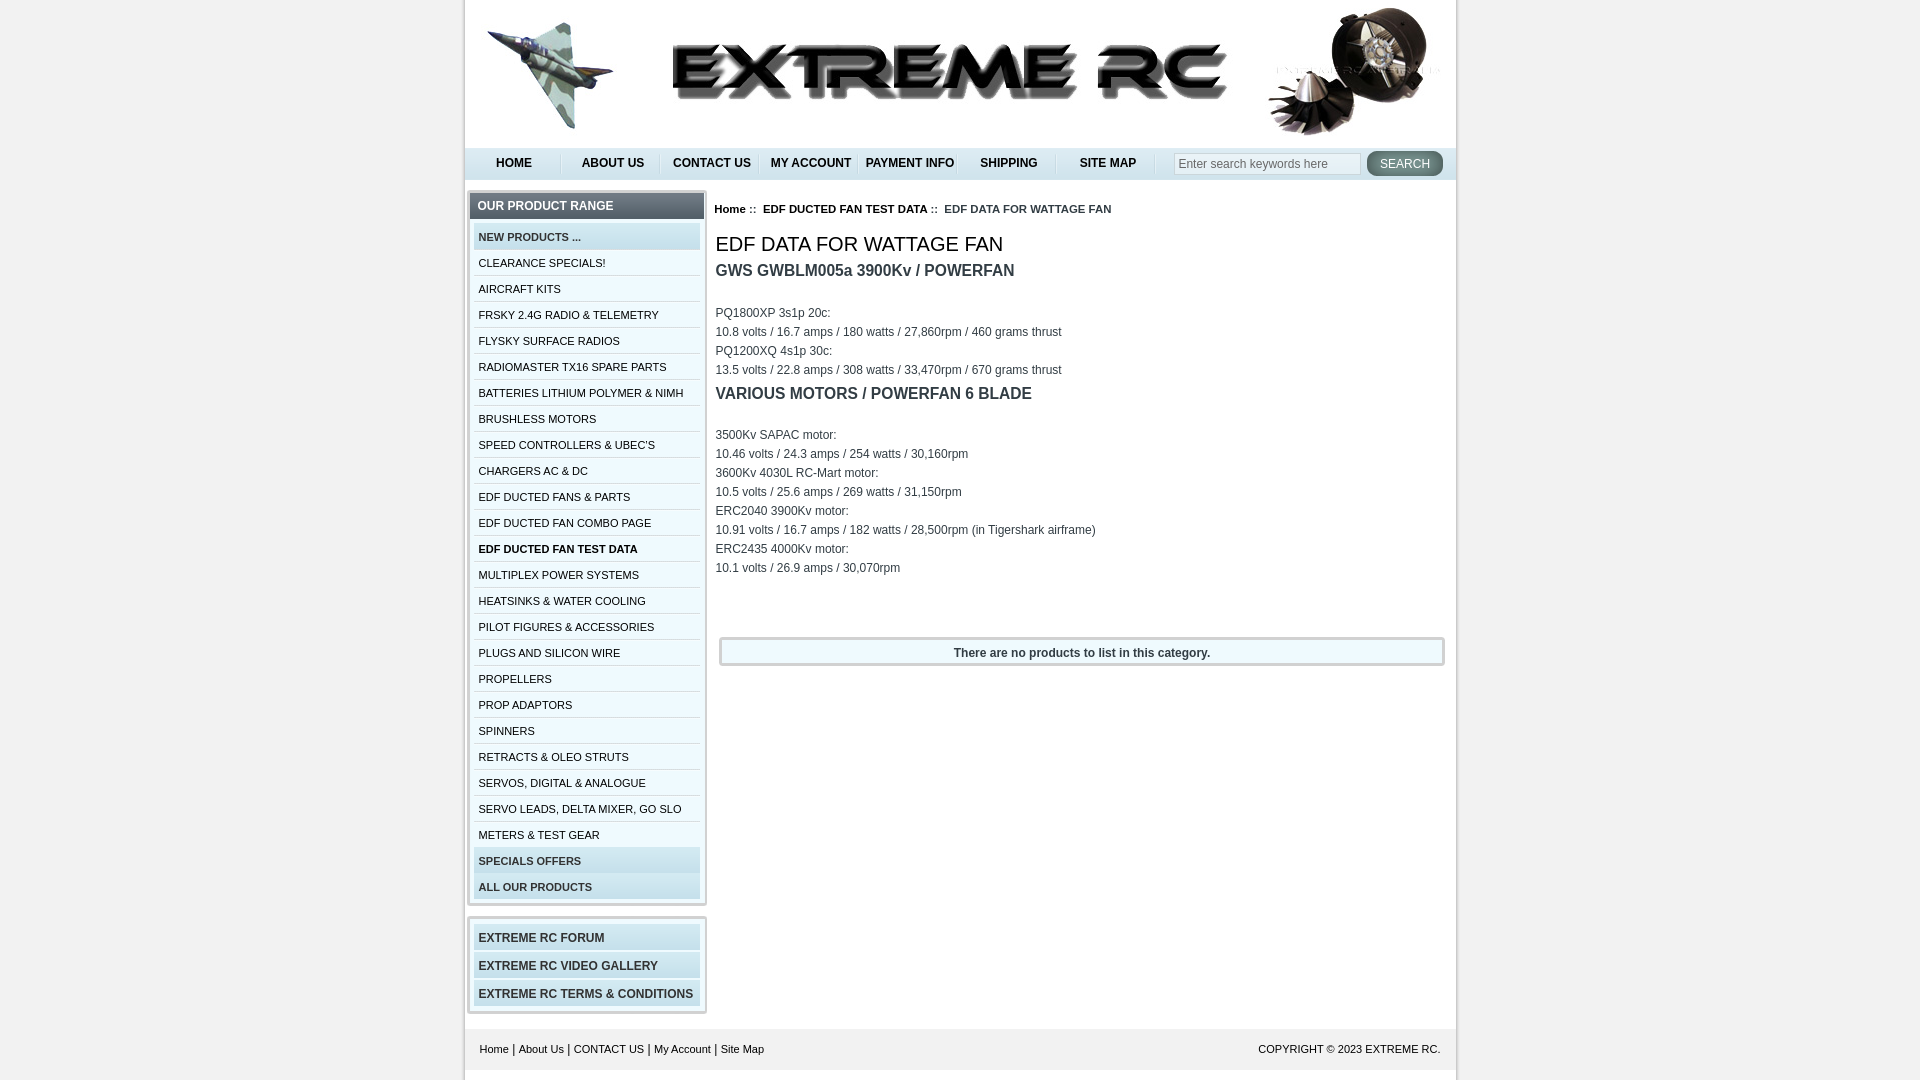  What do you see at coordinates (585, 677) in the screenshot?
I see `'PROPELLERS'` at bounding box center [585, 677].